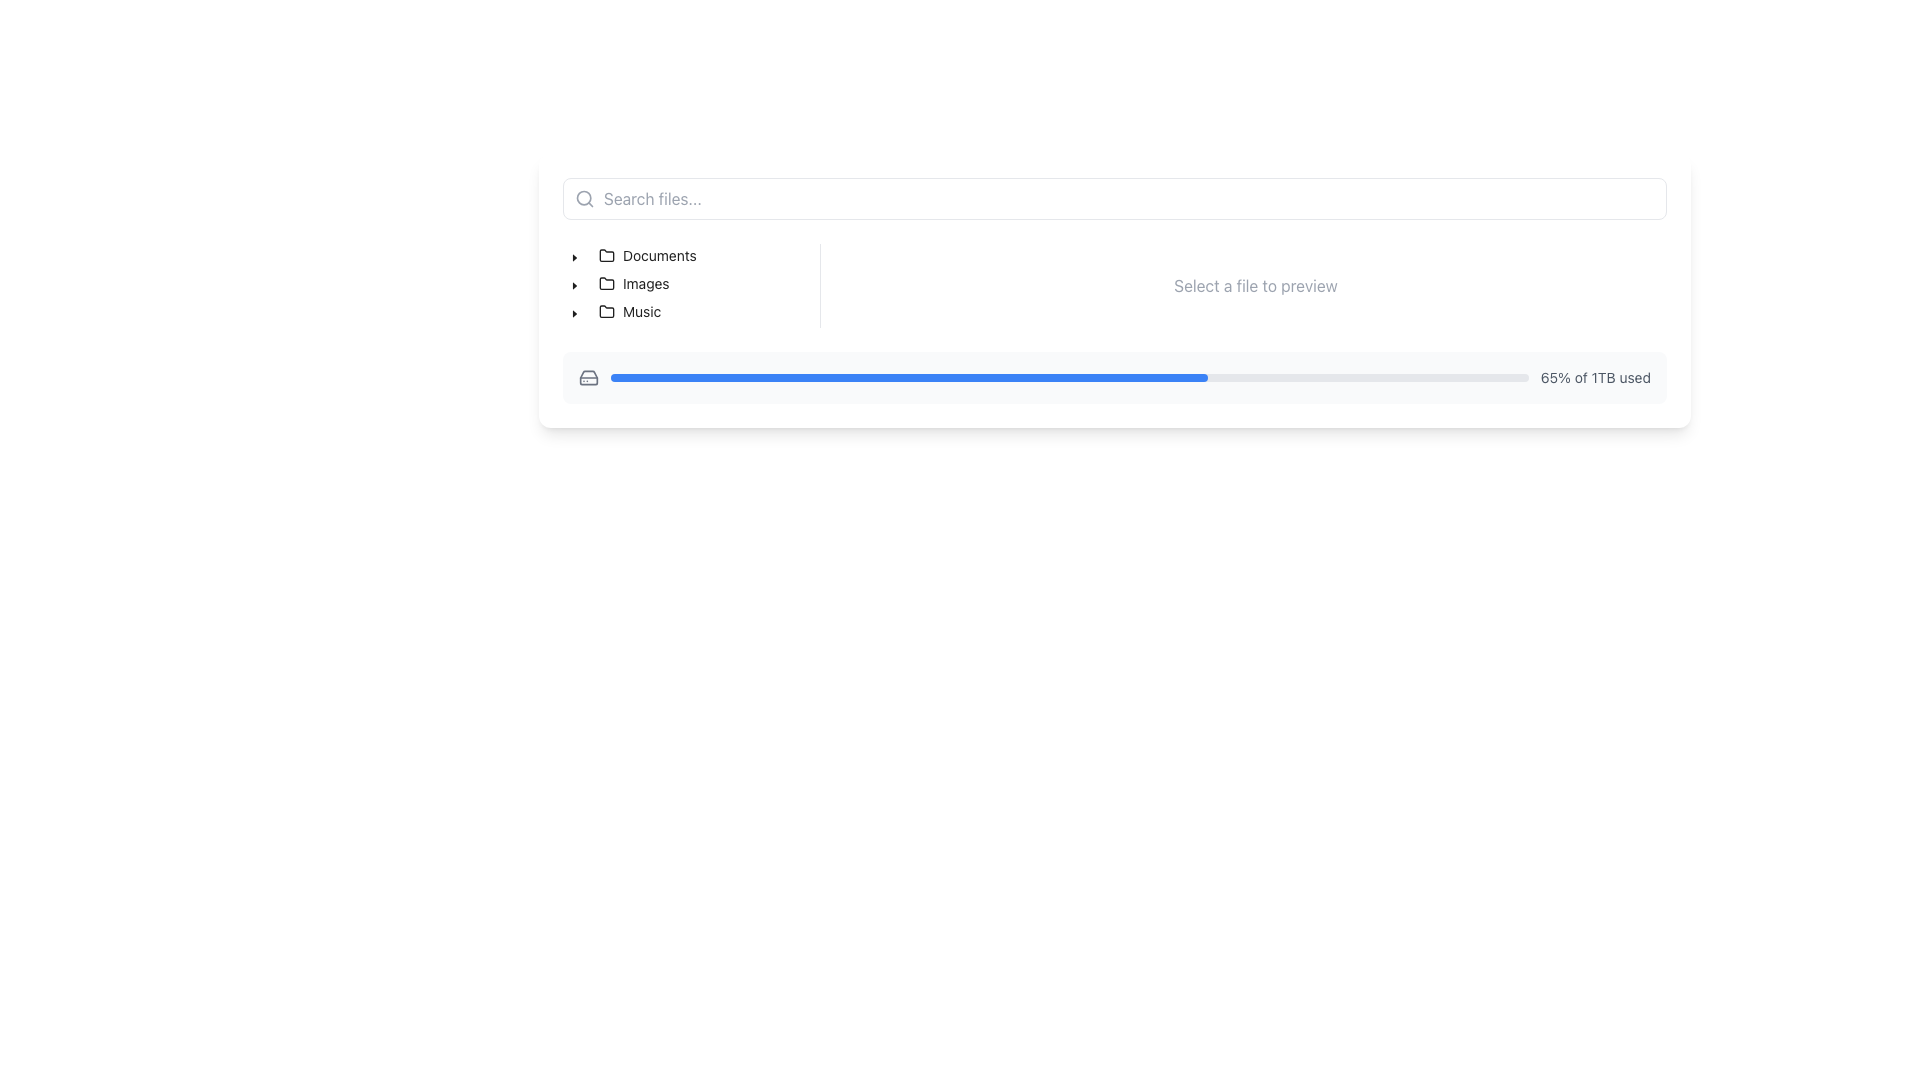  What do you see at coordinates (618, 284) in the screenshot?
I see `the 'Images' Tree View Item` at bounding box center [618, 284].